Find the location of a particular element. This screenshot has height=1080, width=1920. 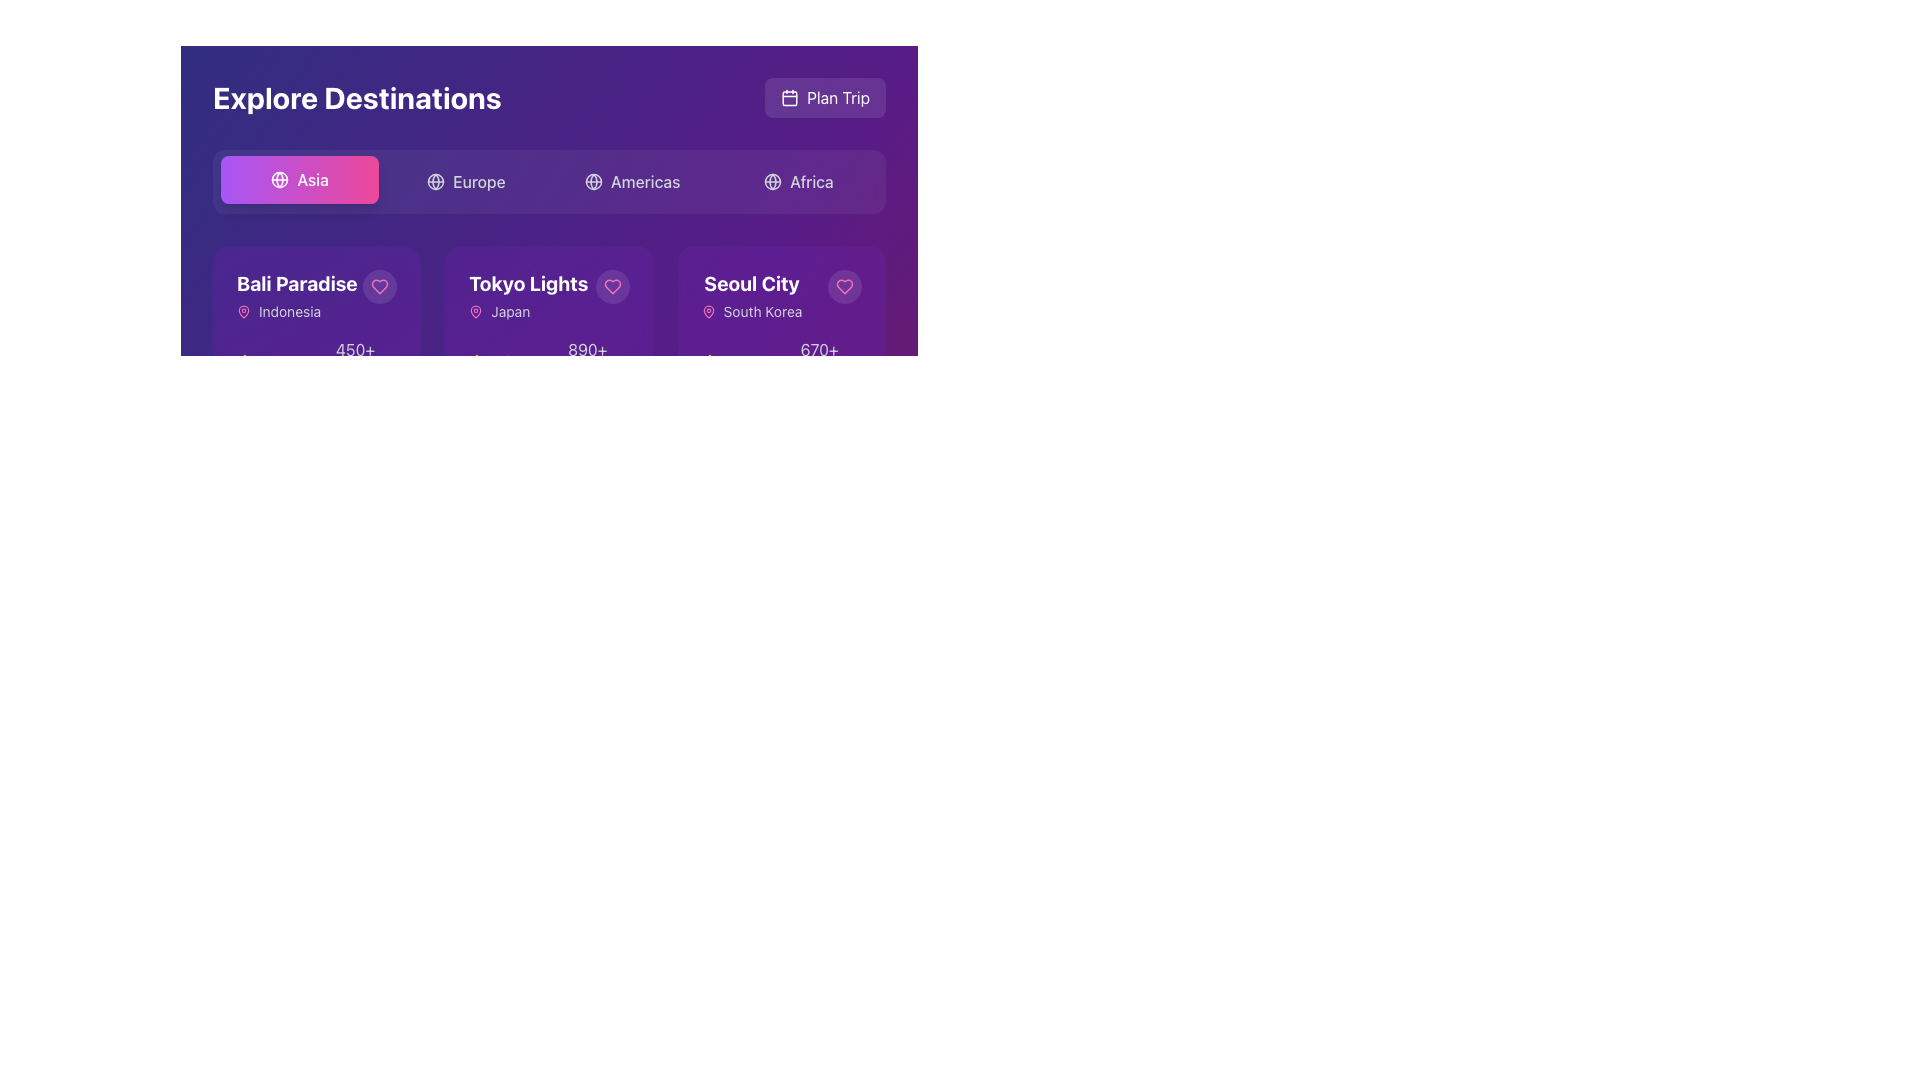

the decorative part of the globe icon, which is located to the left of the 'Asia' button in the top bar of the interface is located at coordinates (279, 180).